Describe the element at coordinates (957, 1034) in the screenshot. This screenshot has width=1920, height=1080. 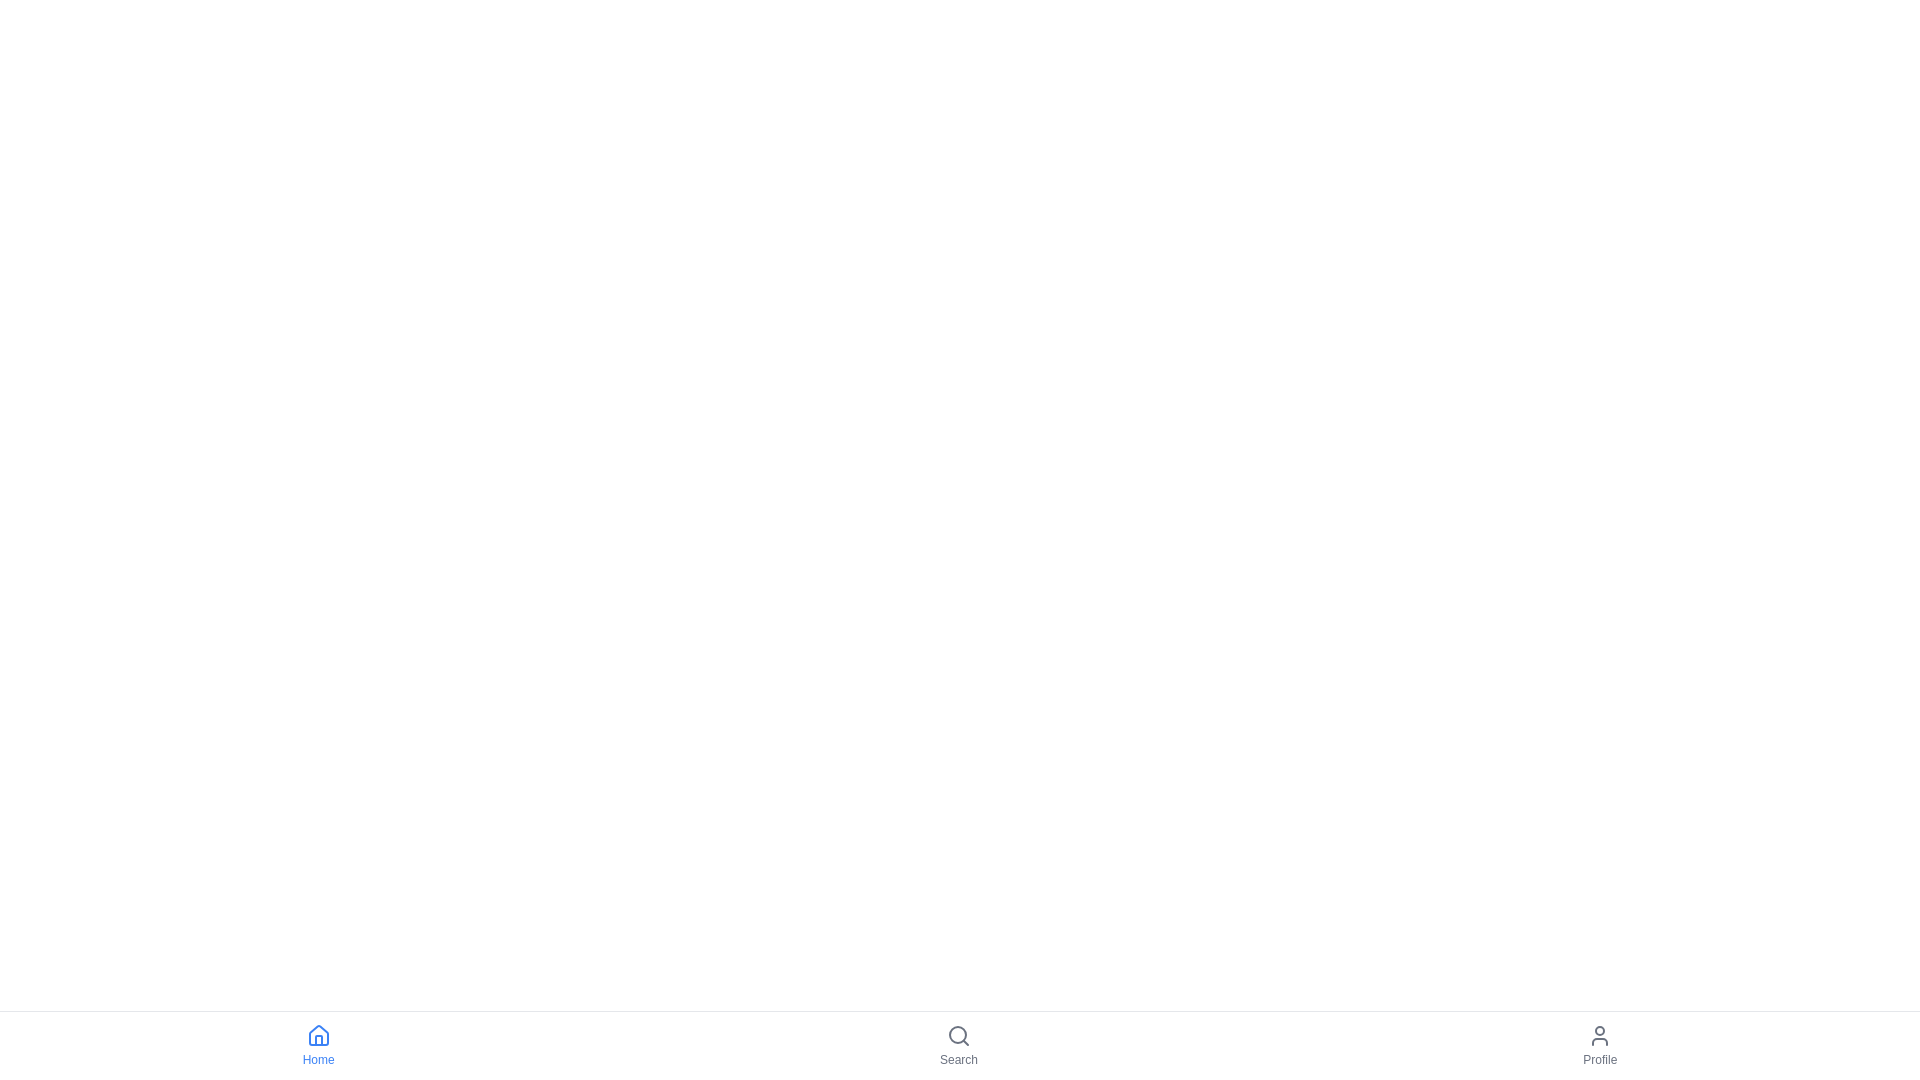
I see `the SVG circle element that forms the main circular part of the lens in the second icon of the bottom navigation bar` at that location.